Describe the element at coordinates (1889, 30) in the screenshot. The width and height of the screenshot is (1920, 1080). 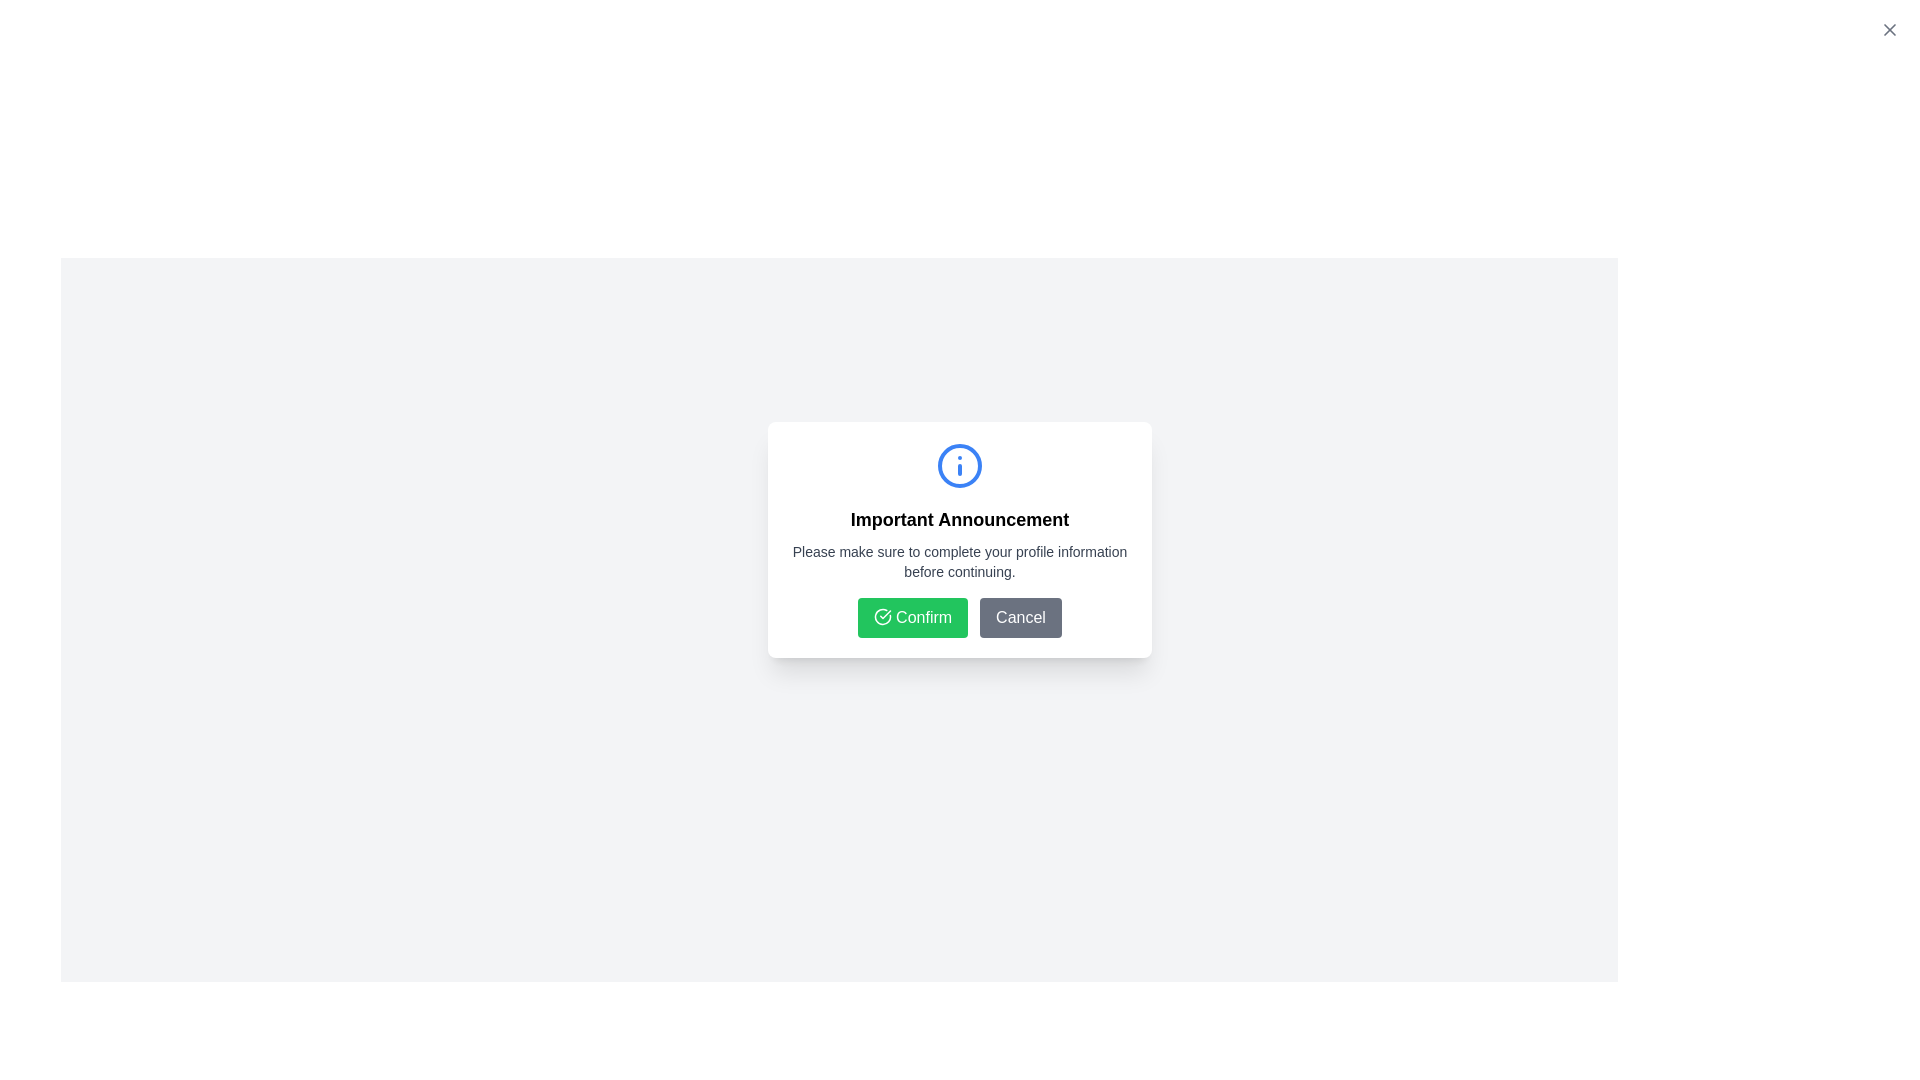
I see `the gray 'X' icon button located at the top-right corner of the dialog box` at that location.